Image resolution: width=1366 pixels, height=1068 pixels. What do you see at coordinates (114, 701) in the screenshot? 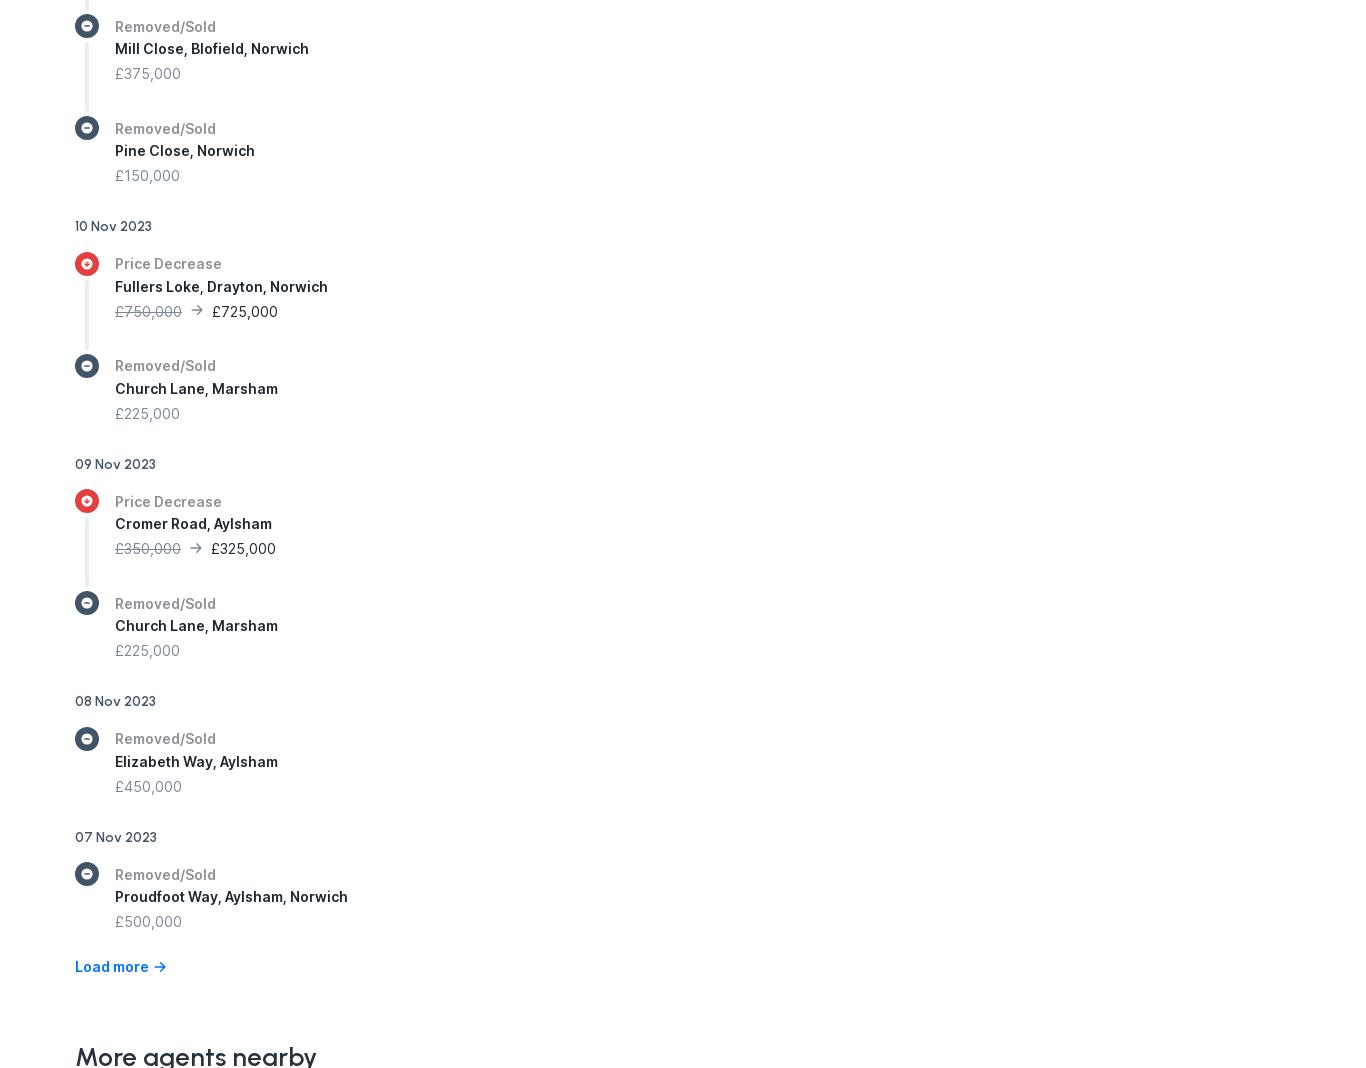
I see `'08 Nov 2023'` at bounding box center [114, 701].